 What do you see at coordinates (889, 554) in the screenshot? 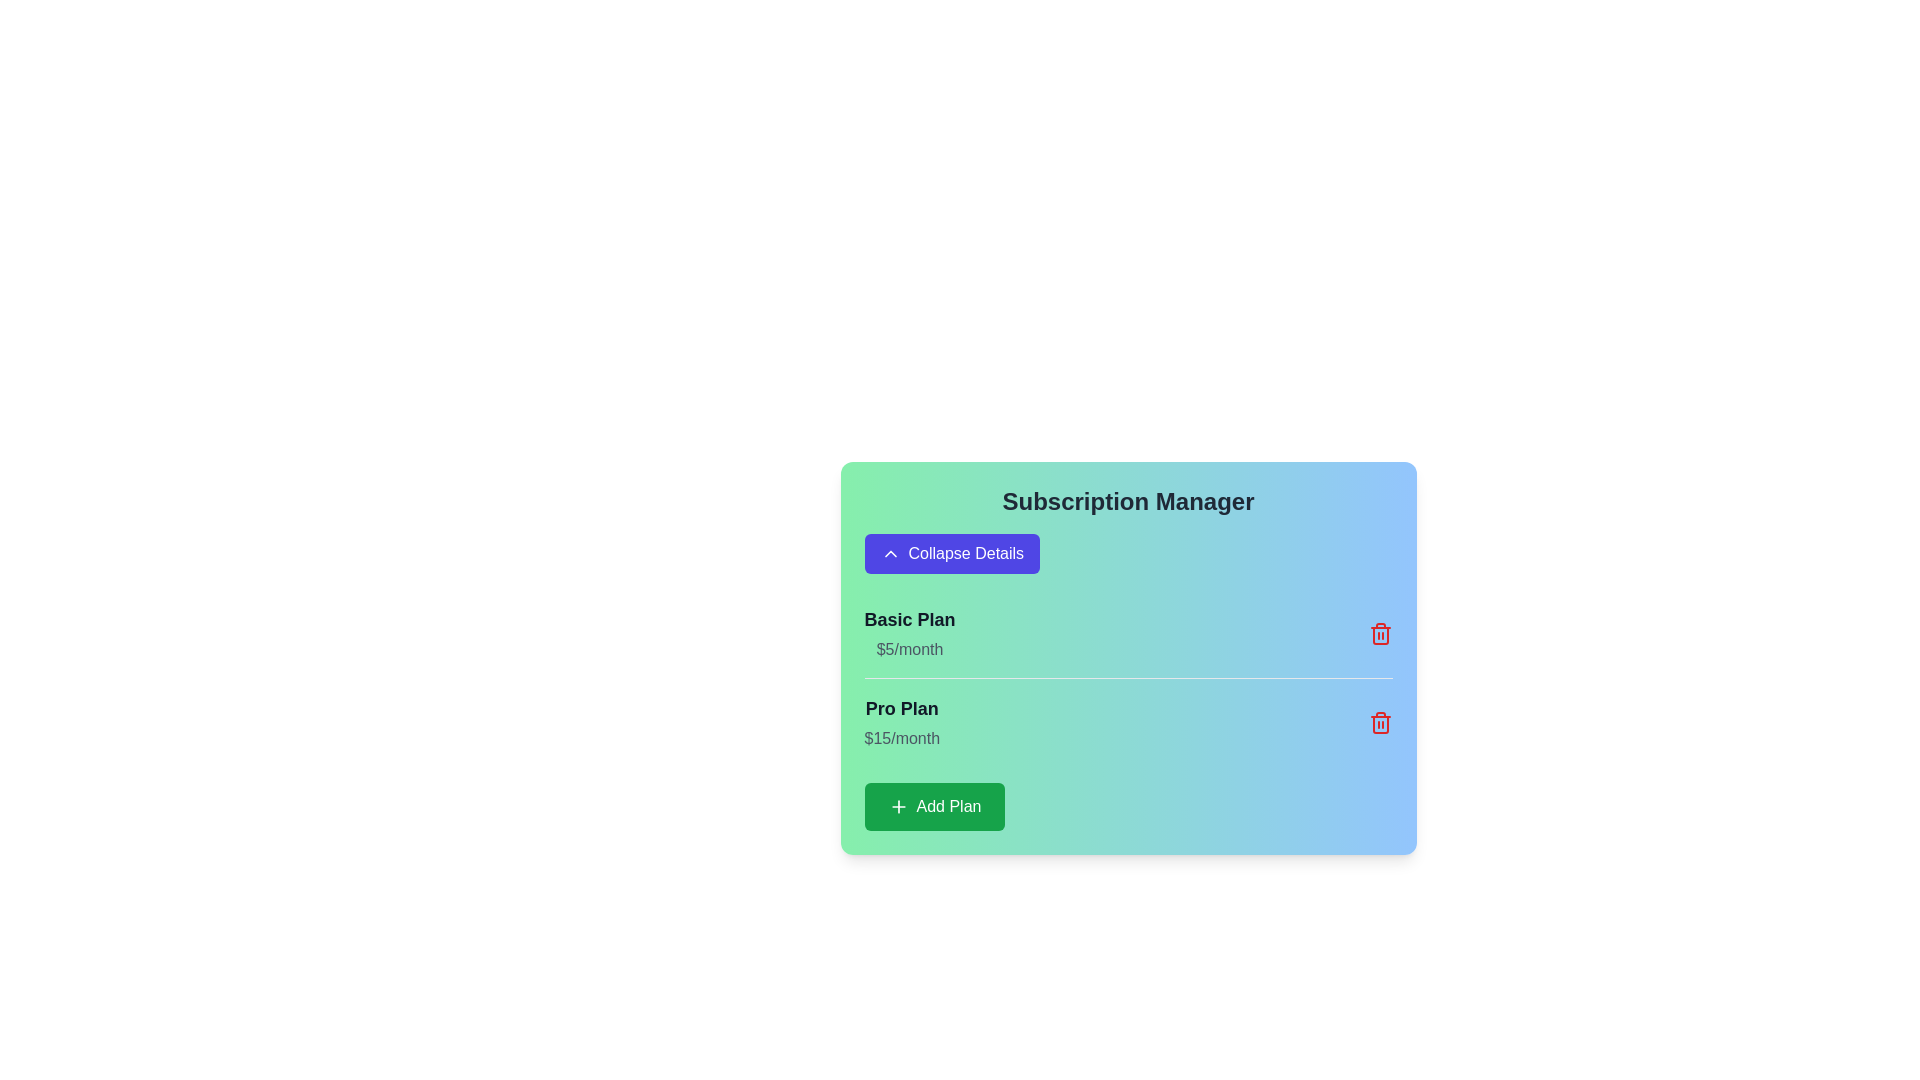
I see `the chevron-up icon, which is white and located to the left of the 'Collapse Details' button in the subscription management interface` at bounding box center [889, 554].